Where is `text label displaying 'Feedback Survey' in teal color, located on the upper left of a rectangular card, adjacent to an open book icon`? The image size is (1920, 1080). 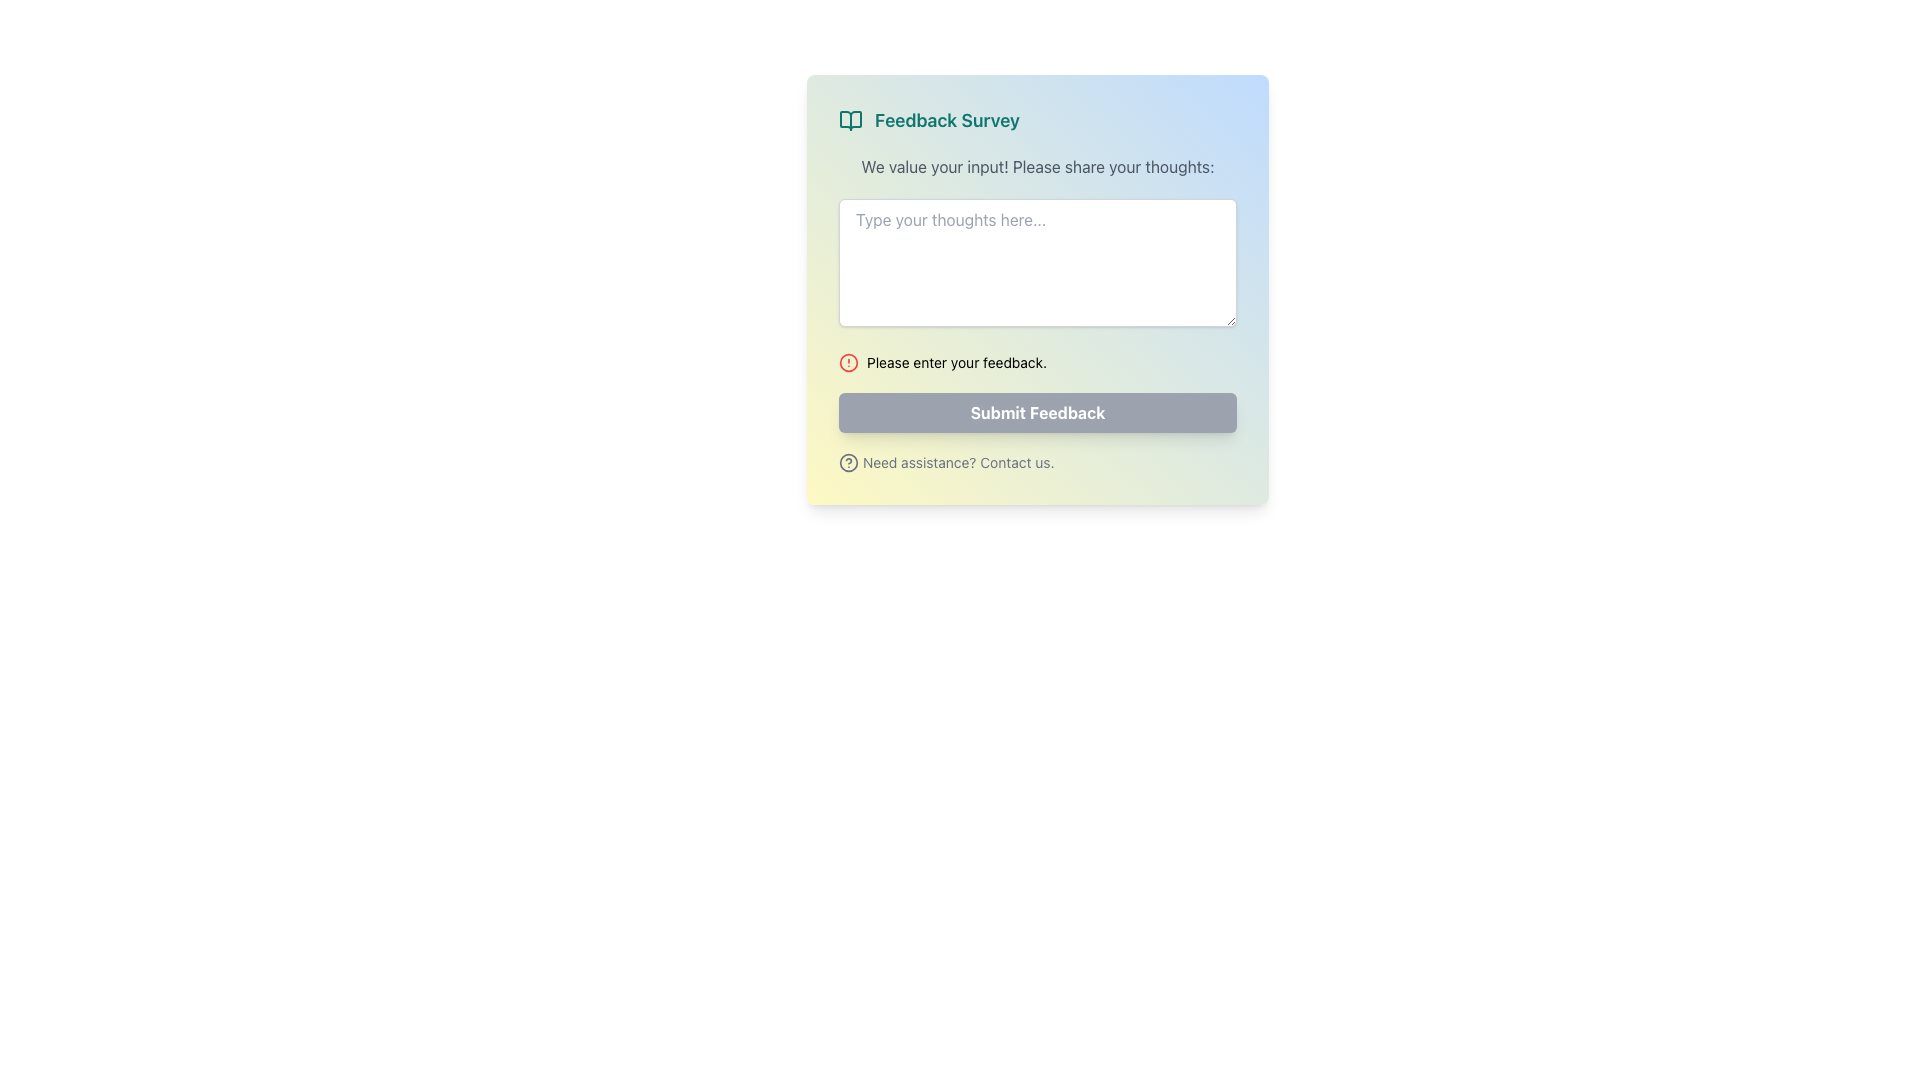 text label displaying 'Feedback Survey' in teal color, located on the upper left of a rectangular card, adjacent to an open book icon is located at coordinates (946, 120).